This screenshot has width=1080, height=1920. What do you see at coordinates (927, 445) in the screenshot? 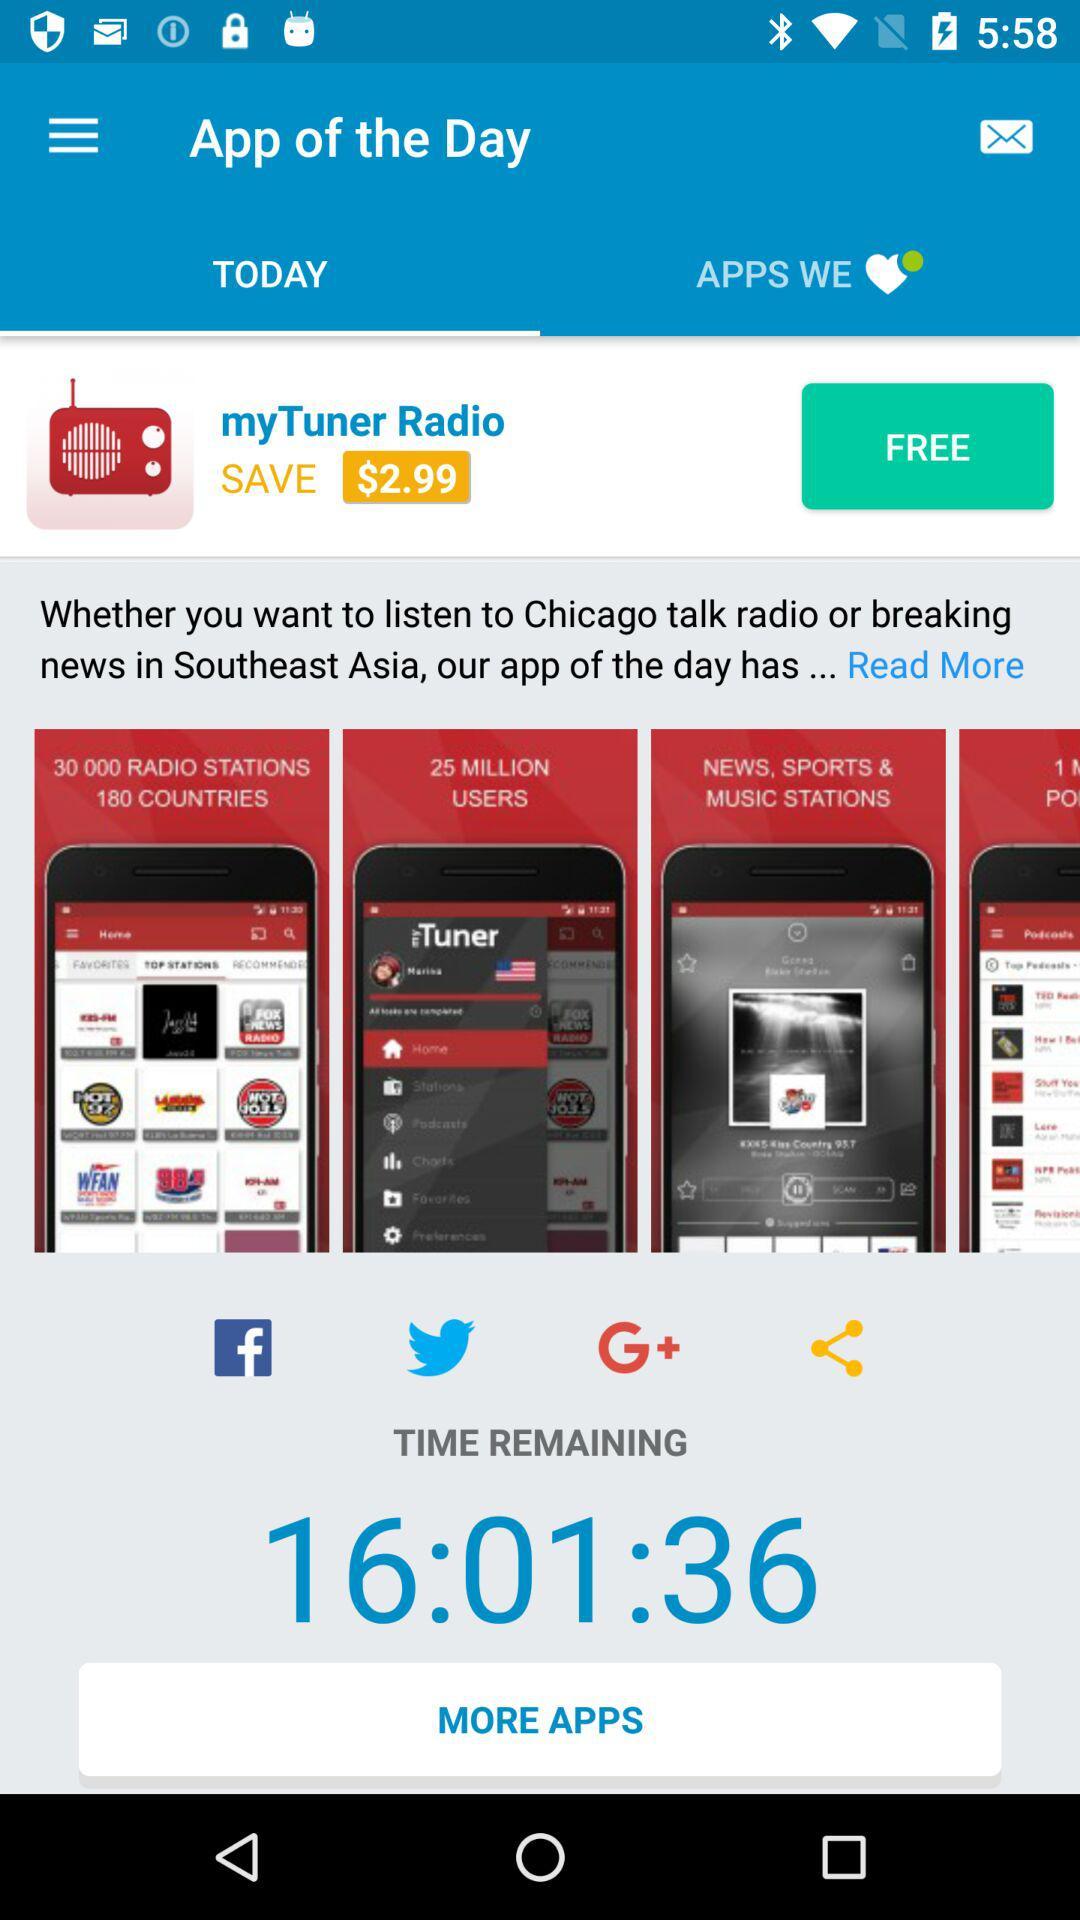
I see `the item below apps we icon` at bounding box center [927, 445].